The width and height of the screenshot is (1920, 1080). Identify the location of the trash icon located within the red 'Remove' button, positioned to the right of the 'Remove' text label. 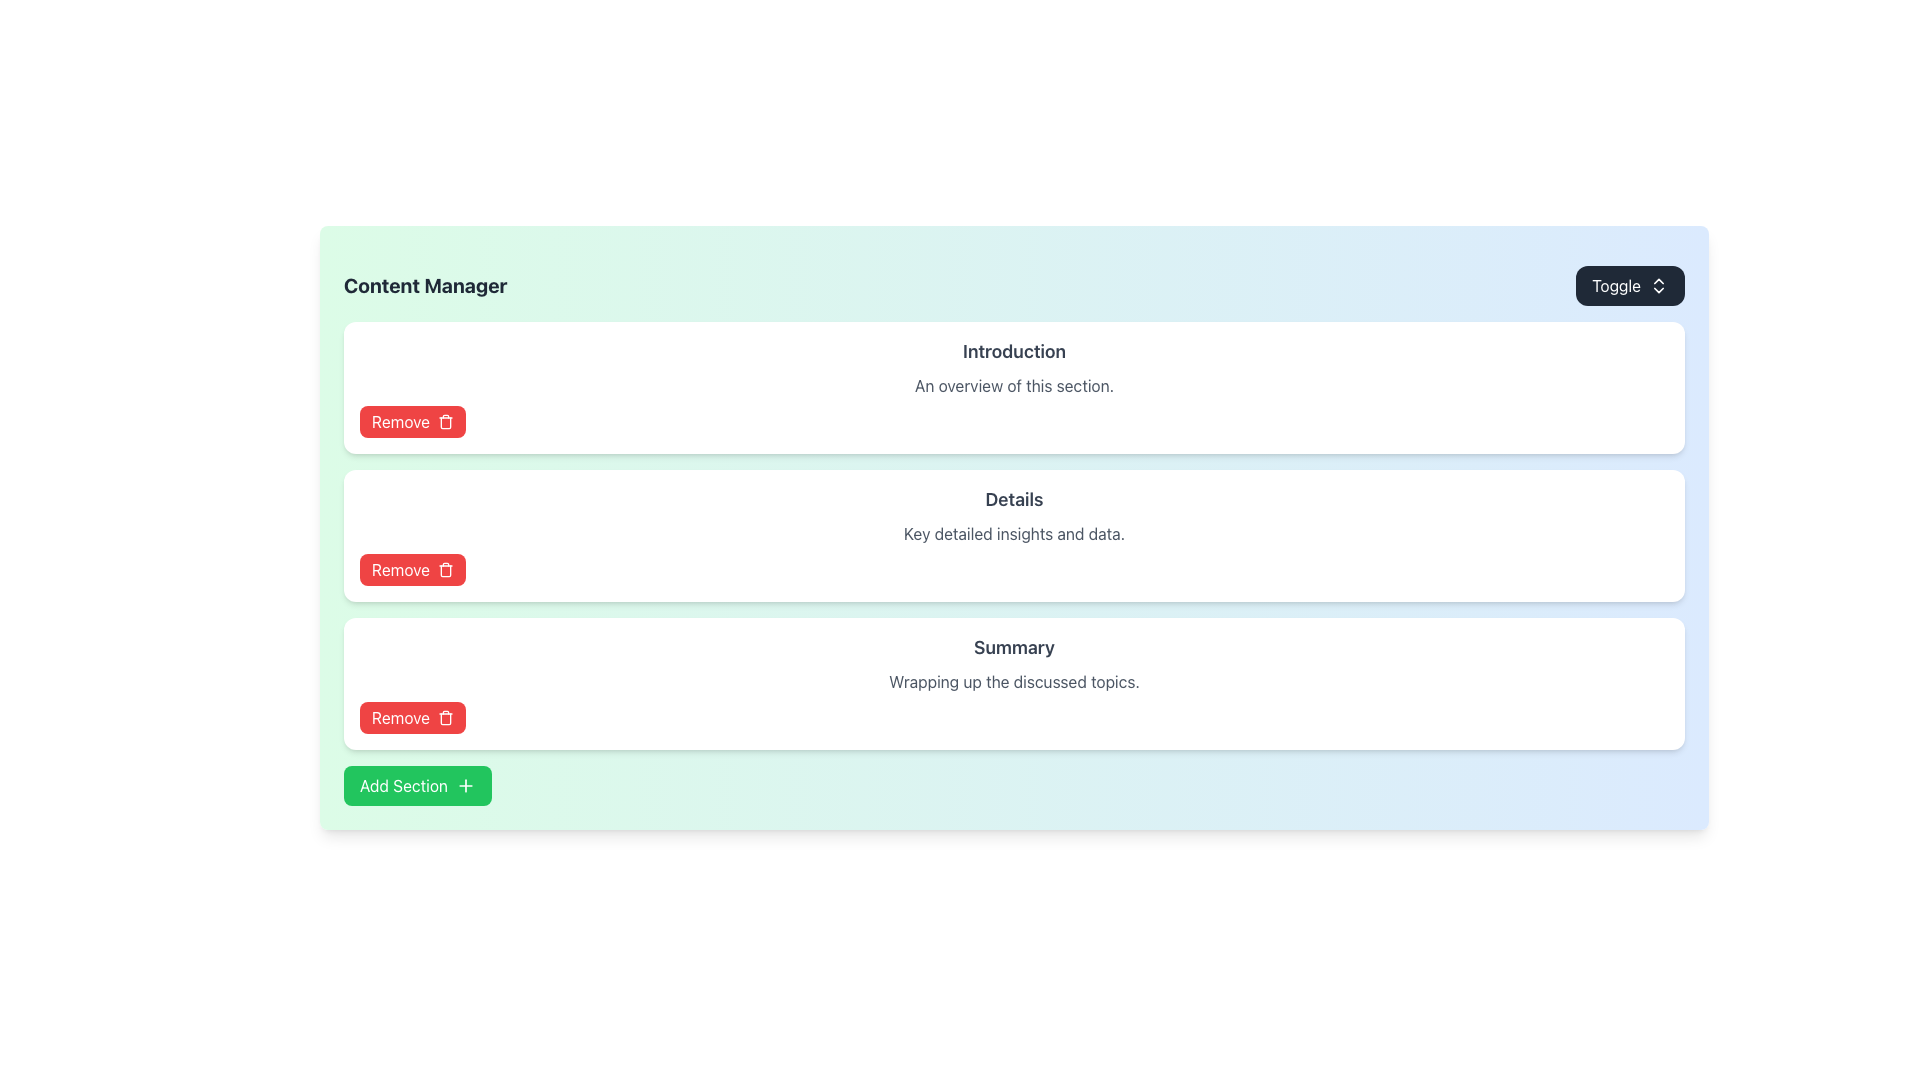
(445, 420).